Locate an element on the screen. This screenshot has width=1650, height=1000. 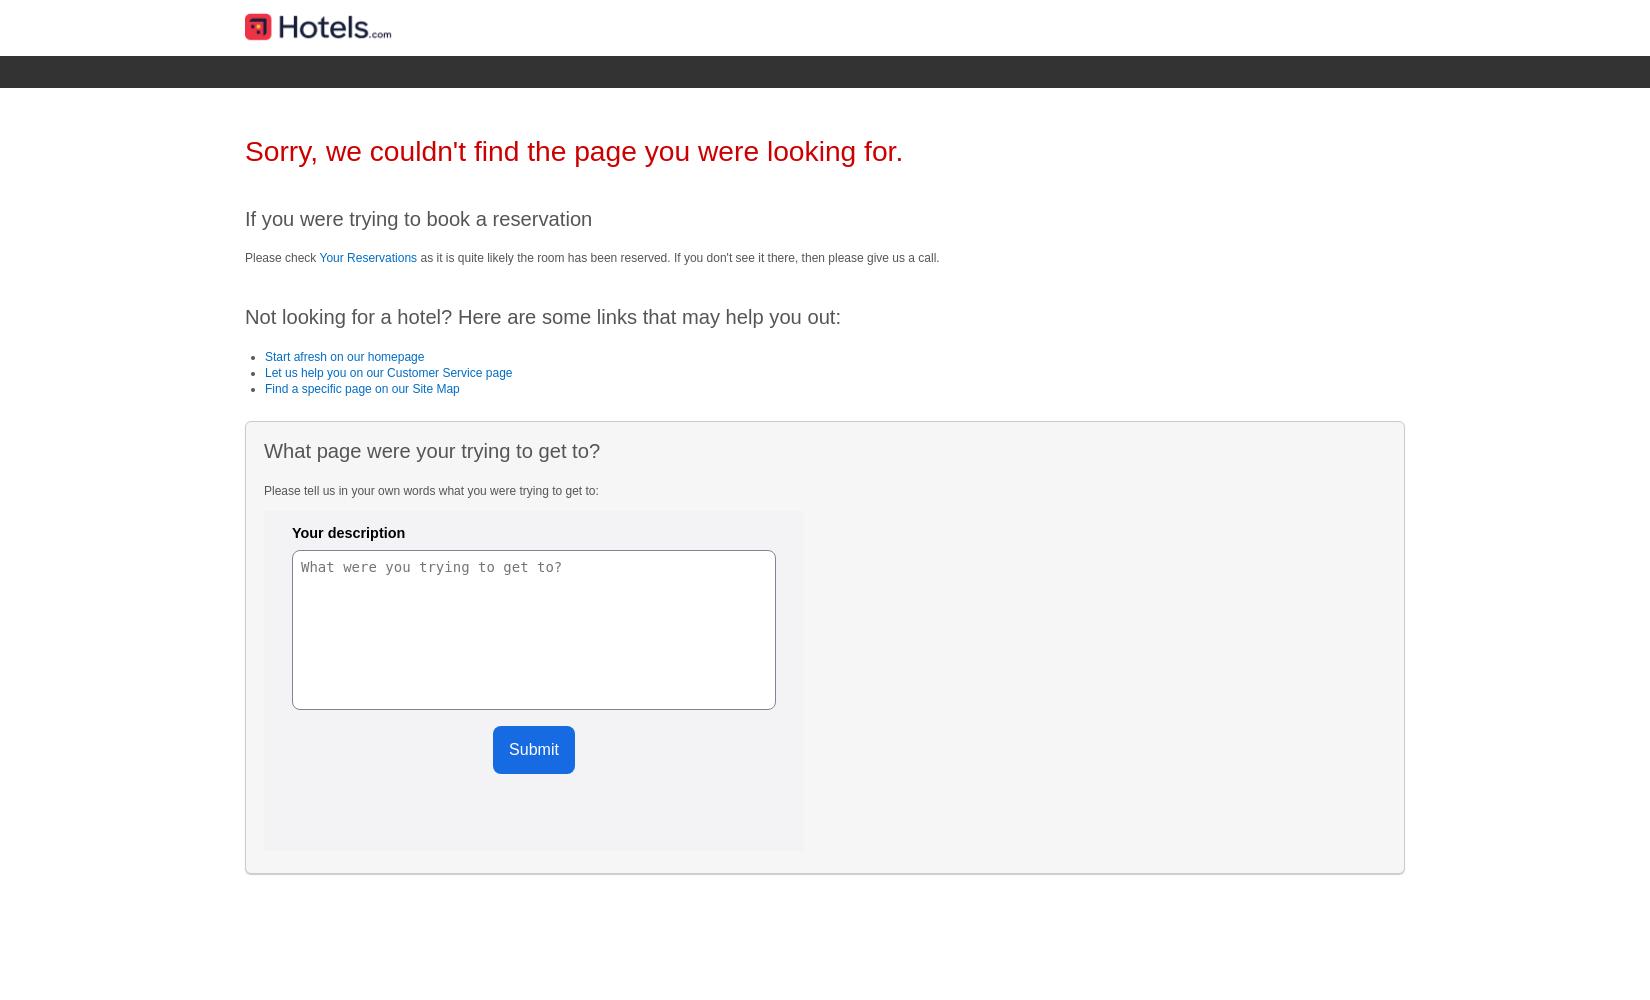
'Your Reservations' is located at coordinates (318, 257).